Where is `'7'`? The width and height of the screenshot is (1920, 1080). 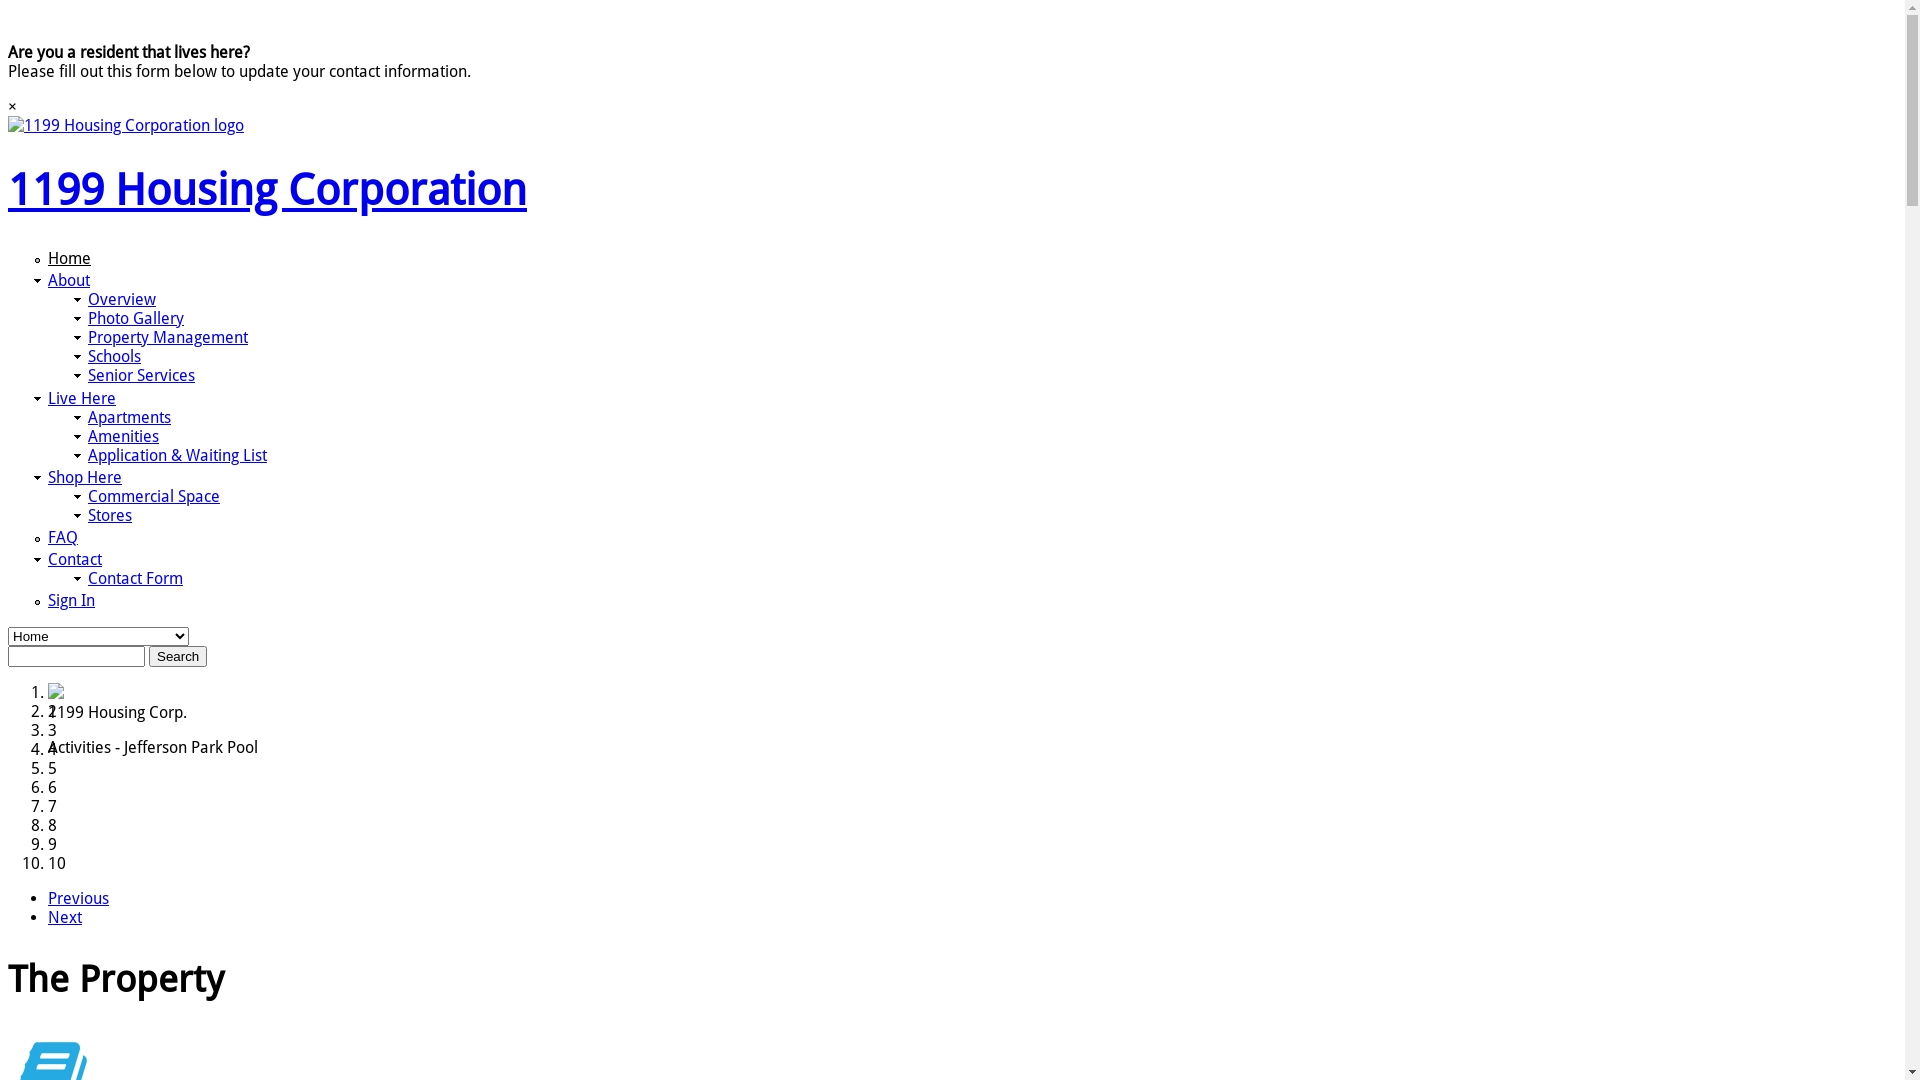
'7' is located at coordinates (52, 805).